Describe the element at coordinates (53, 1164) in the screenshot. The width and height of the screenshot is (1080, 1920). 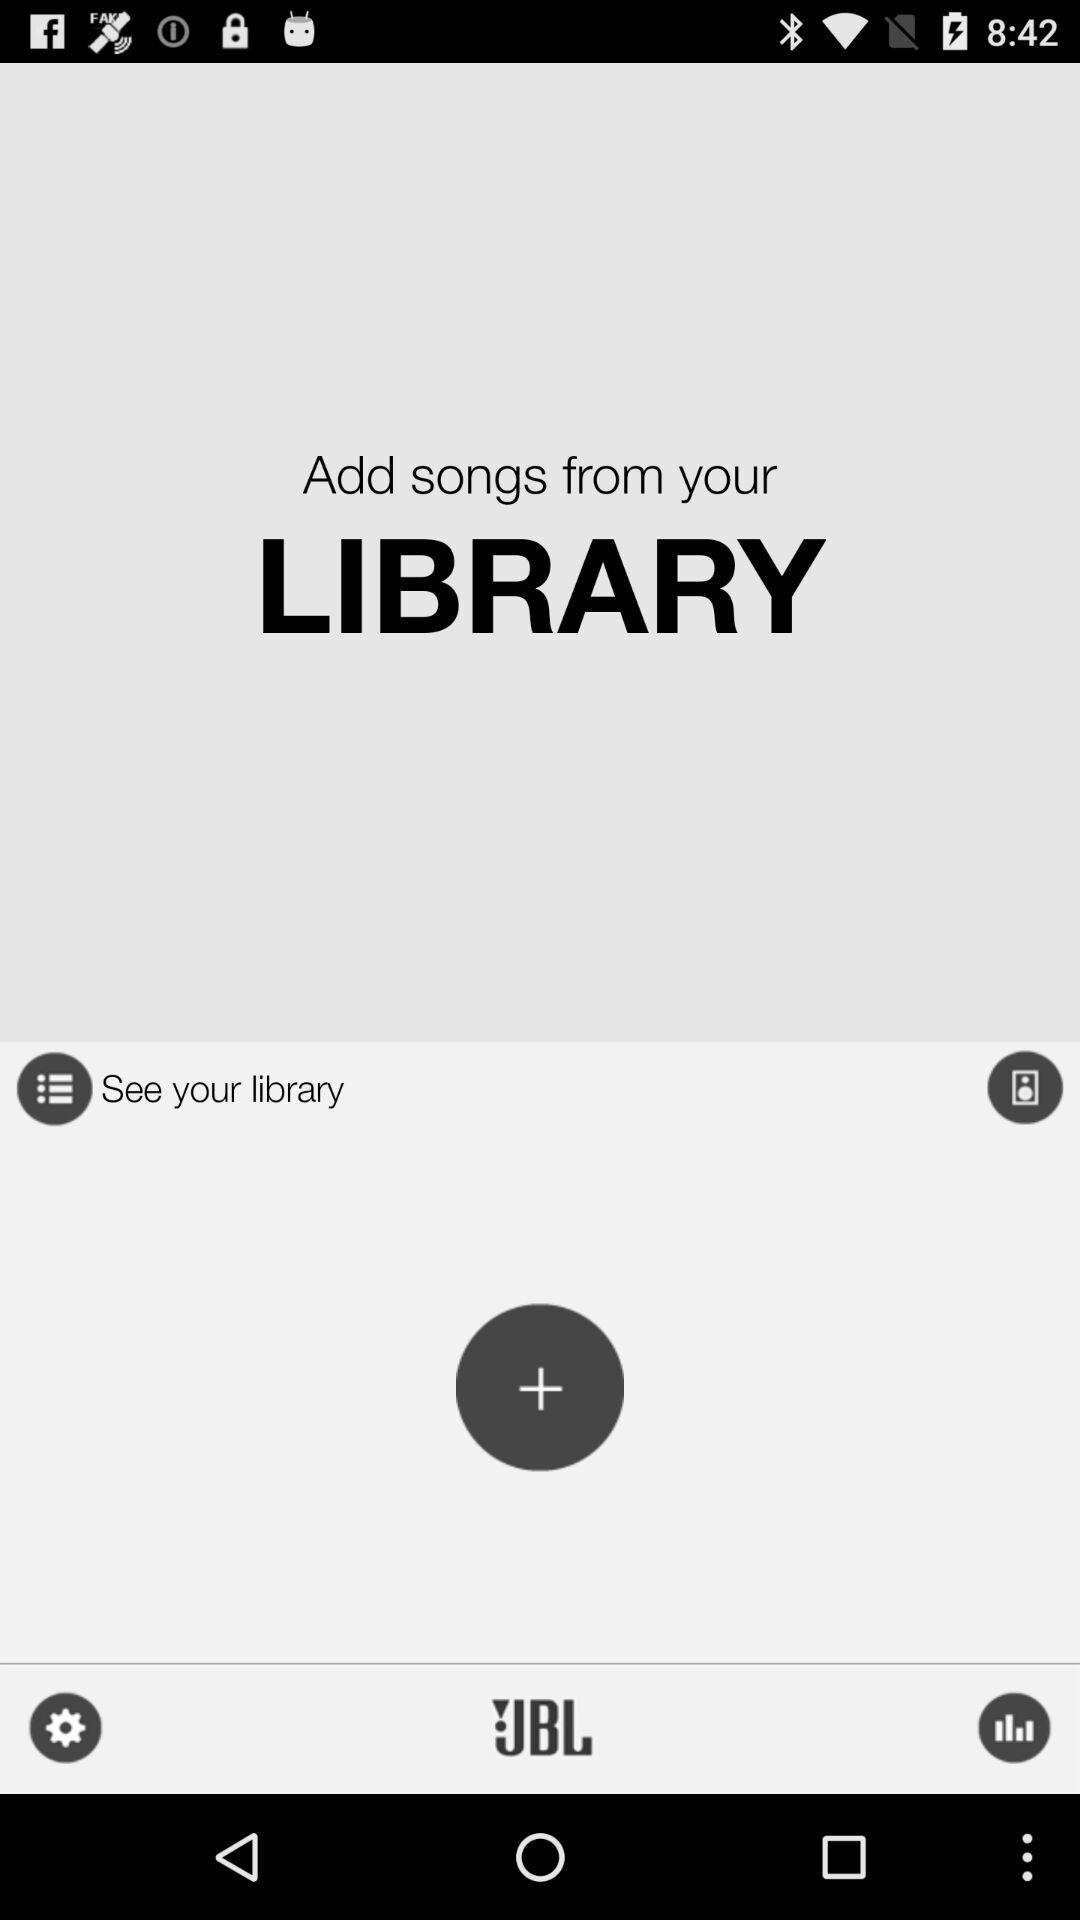
I see `the list icon` at that location.